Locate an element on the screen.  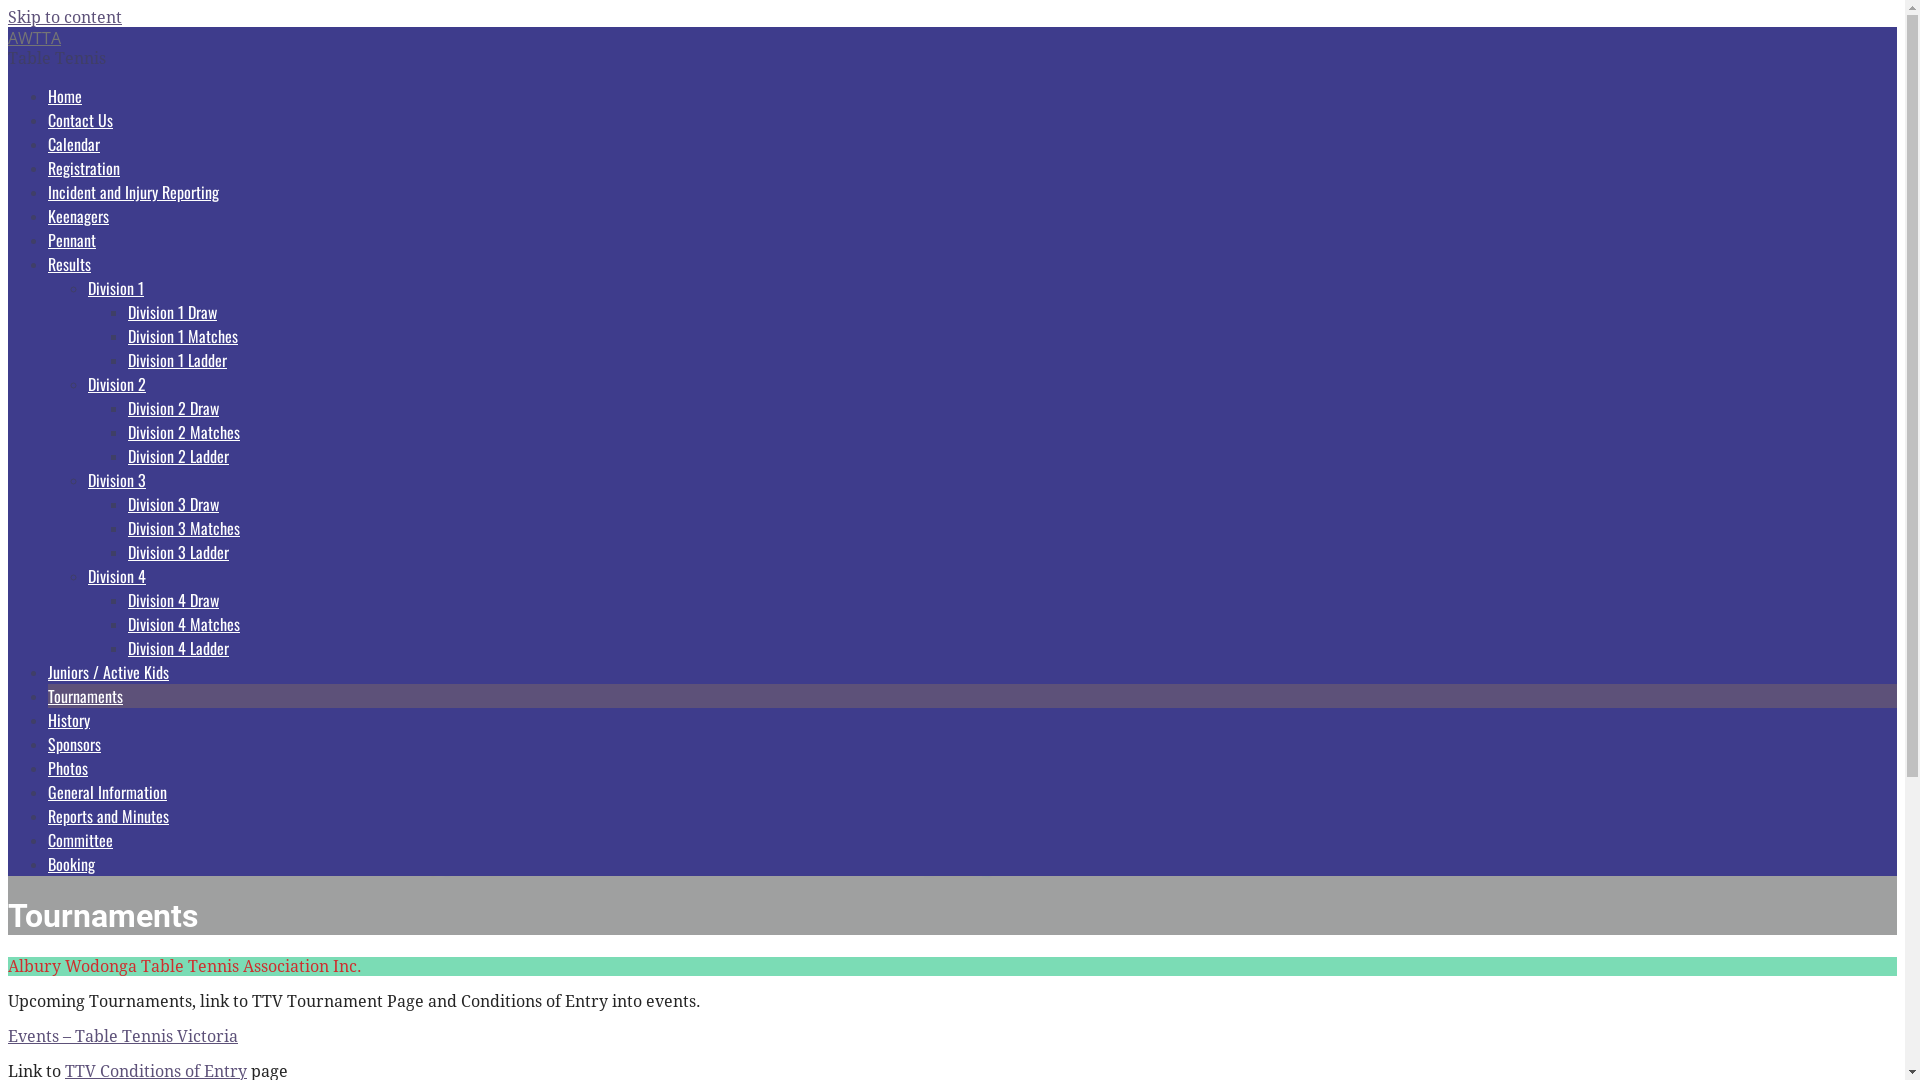
'Division 3' is located at coordinates (86, 479).